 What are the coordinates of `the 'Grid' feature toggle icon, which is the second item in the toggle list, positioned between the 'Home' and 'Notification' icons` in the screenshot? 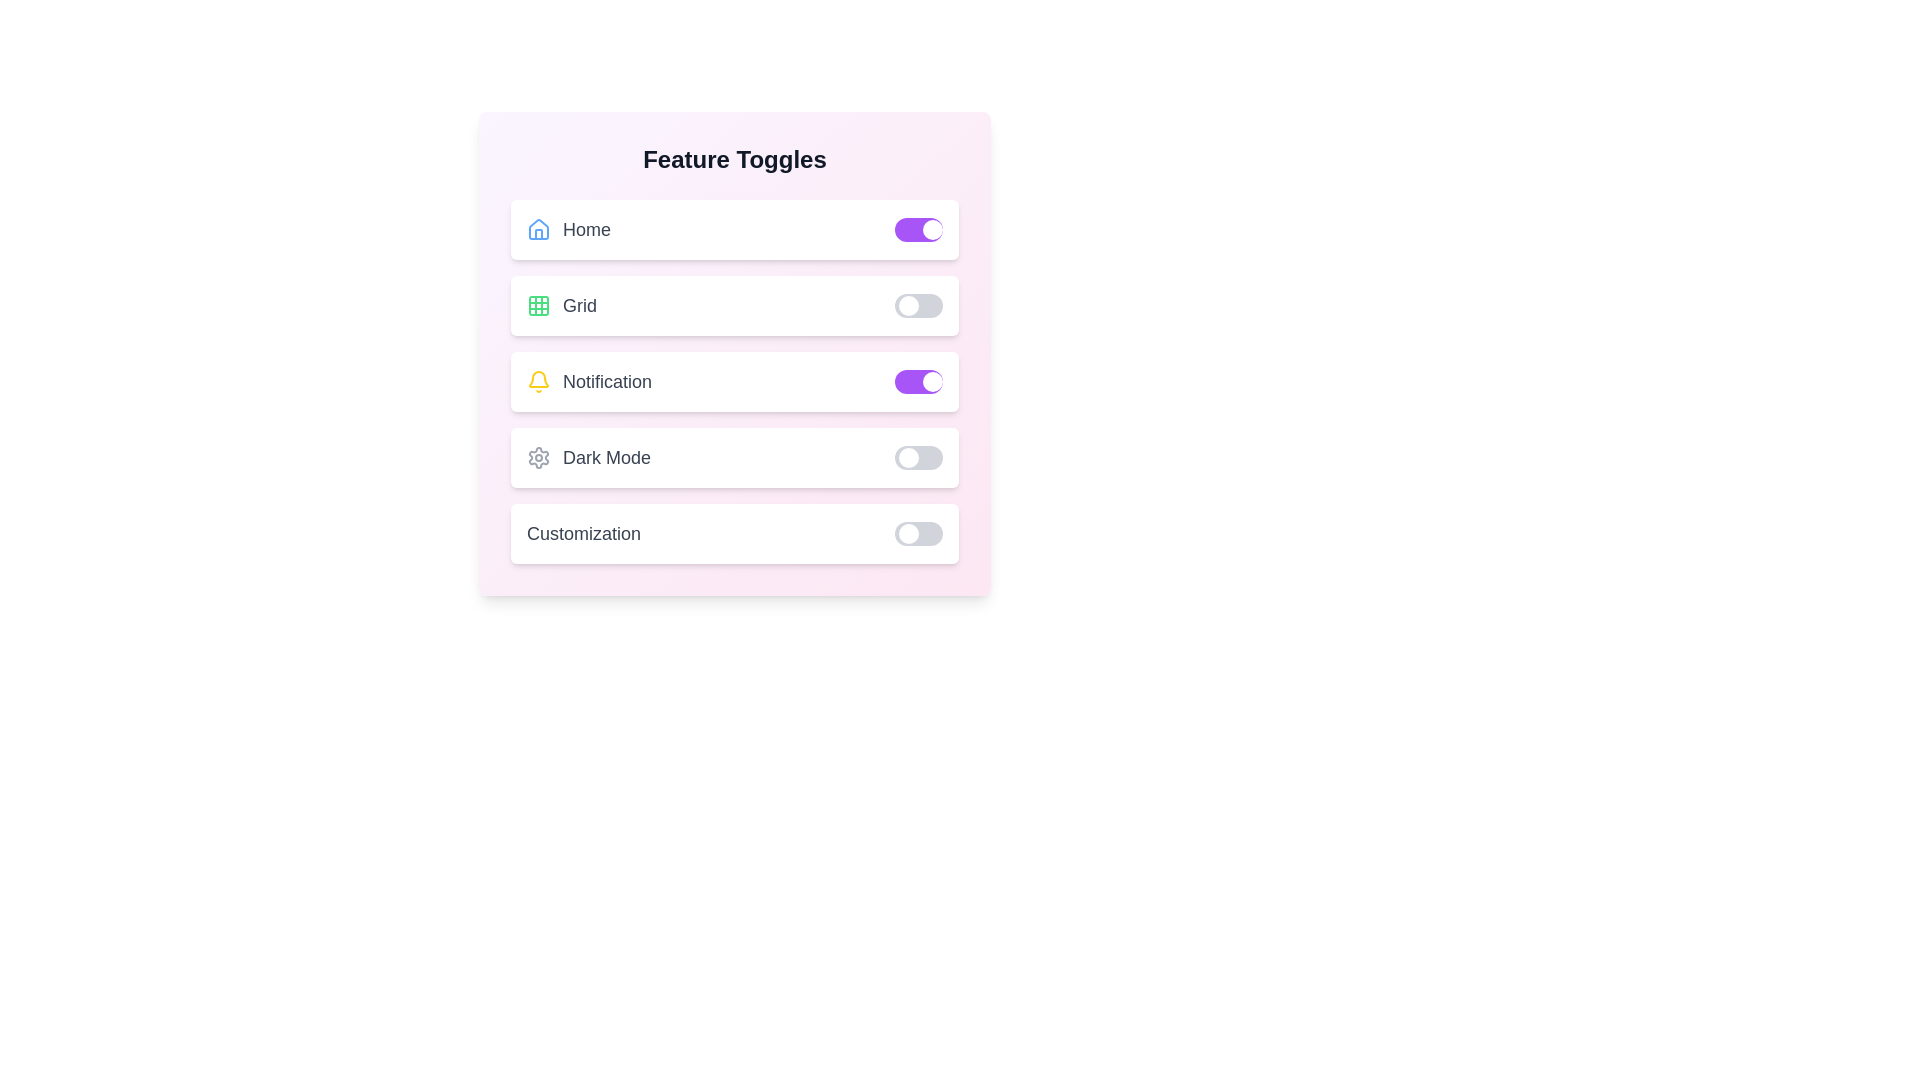 It's located at (538, 305).